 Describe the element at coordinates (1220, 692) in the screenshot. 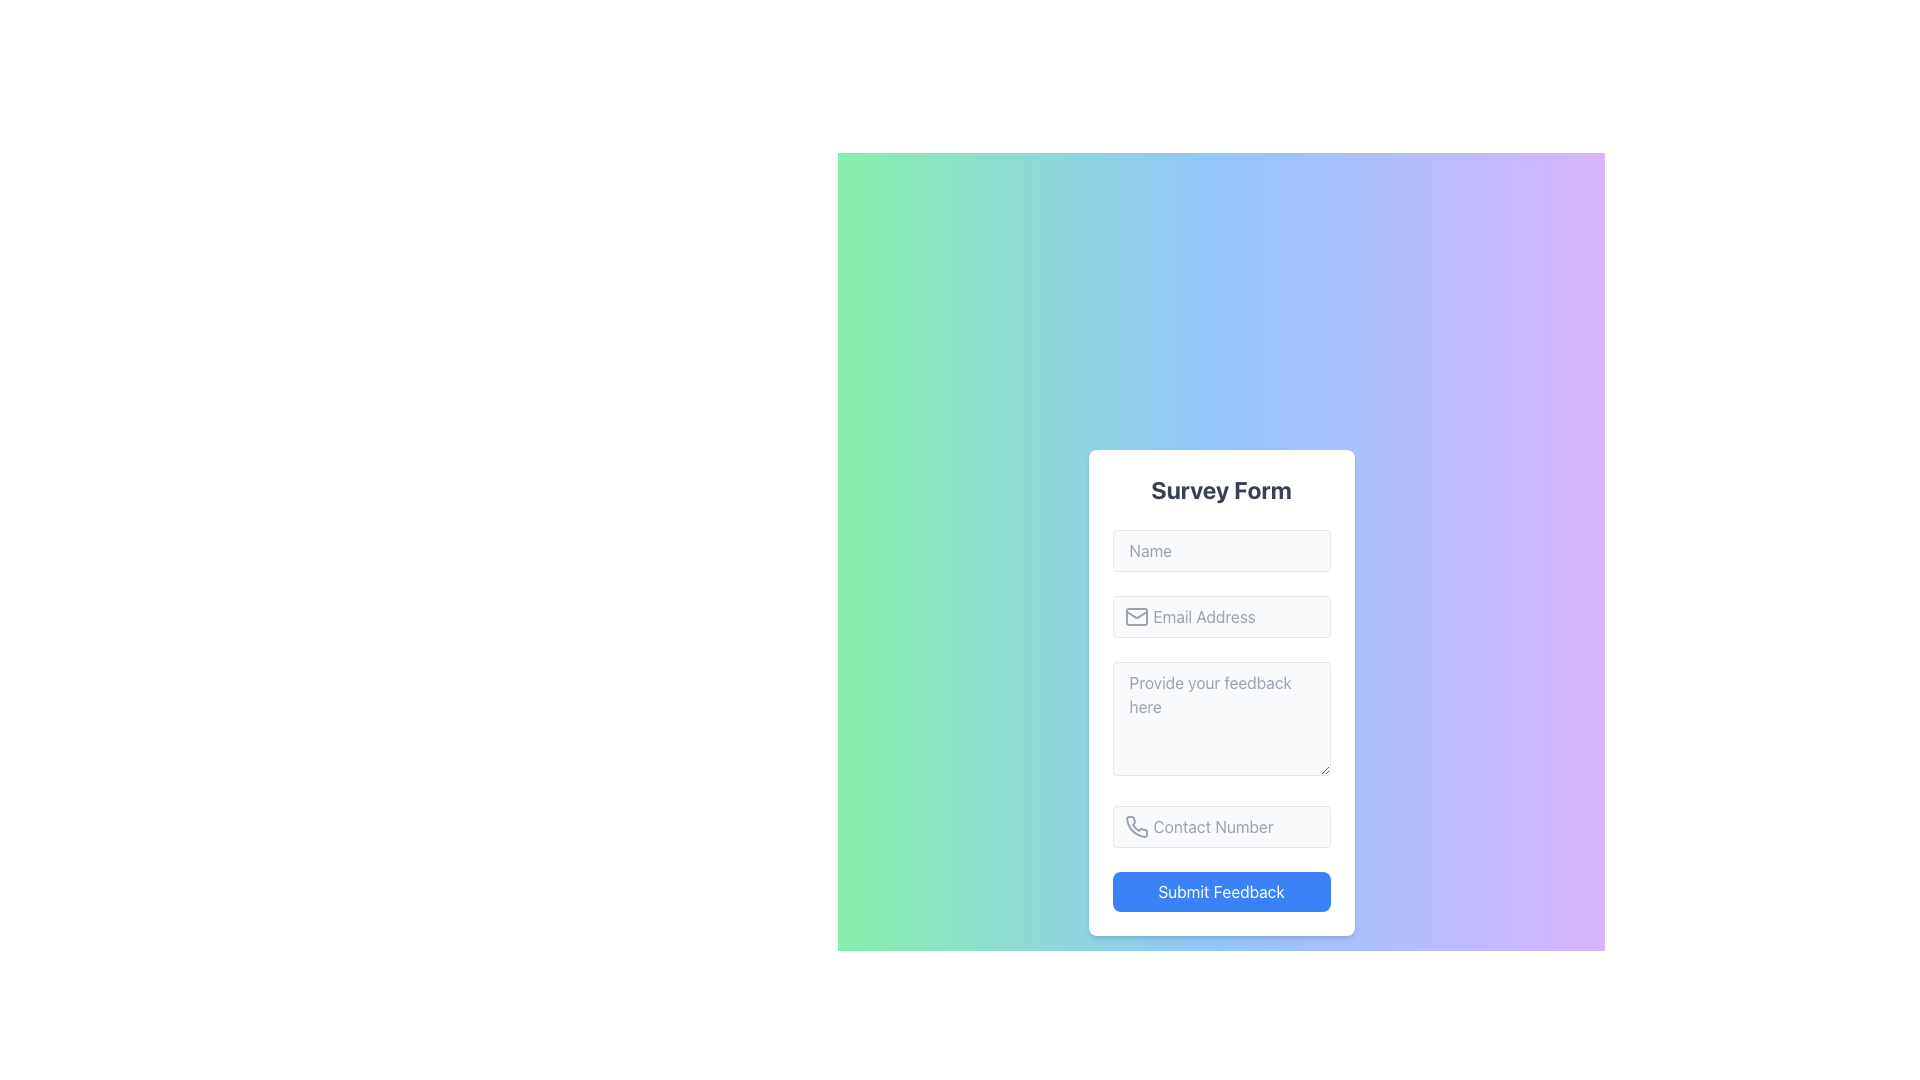

I see `the input fields of the 'Survey Form' which is a white form box with rounded corners and multiple input fields including 'Name', 'Email Address', and 'Contact Number'` at that location.